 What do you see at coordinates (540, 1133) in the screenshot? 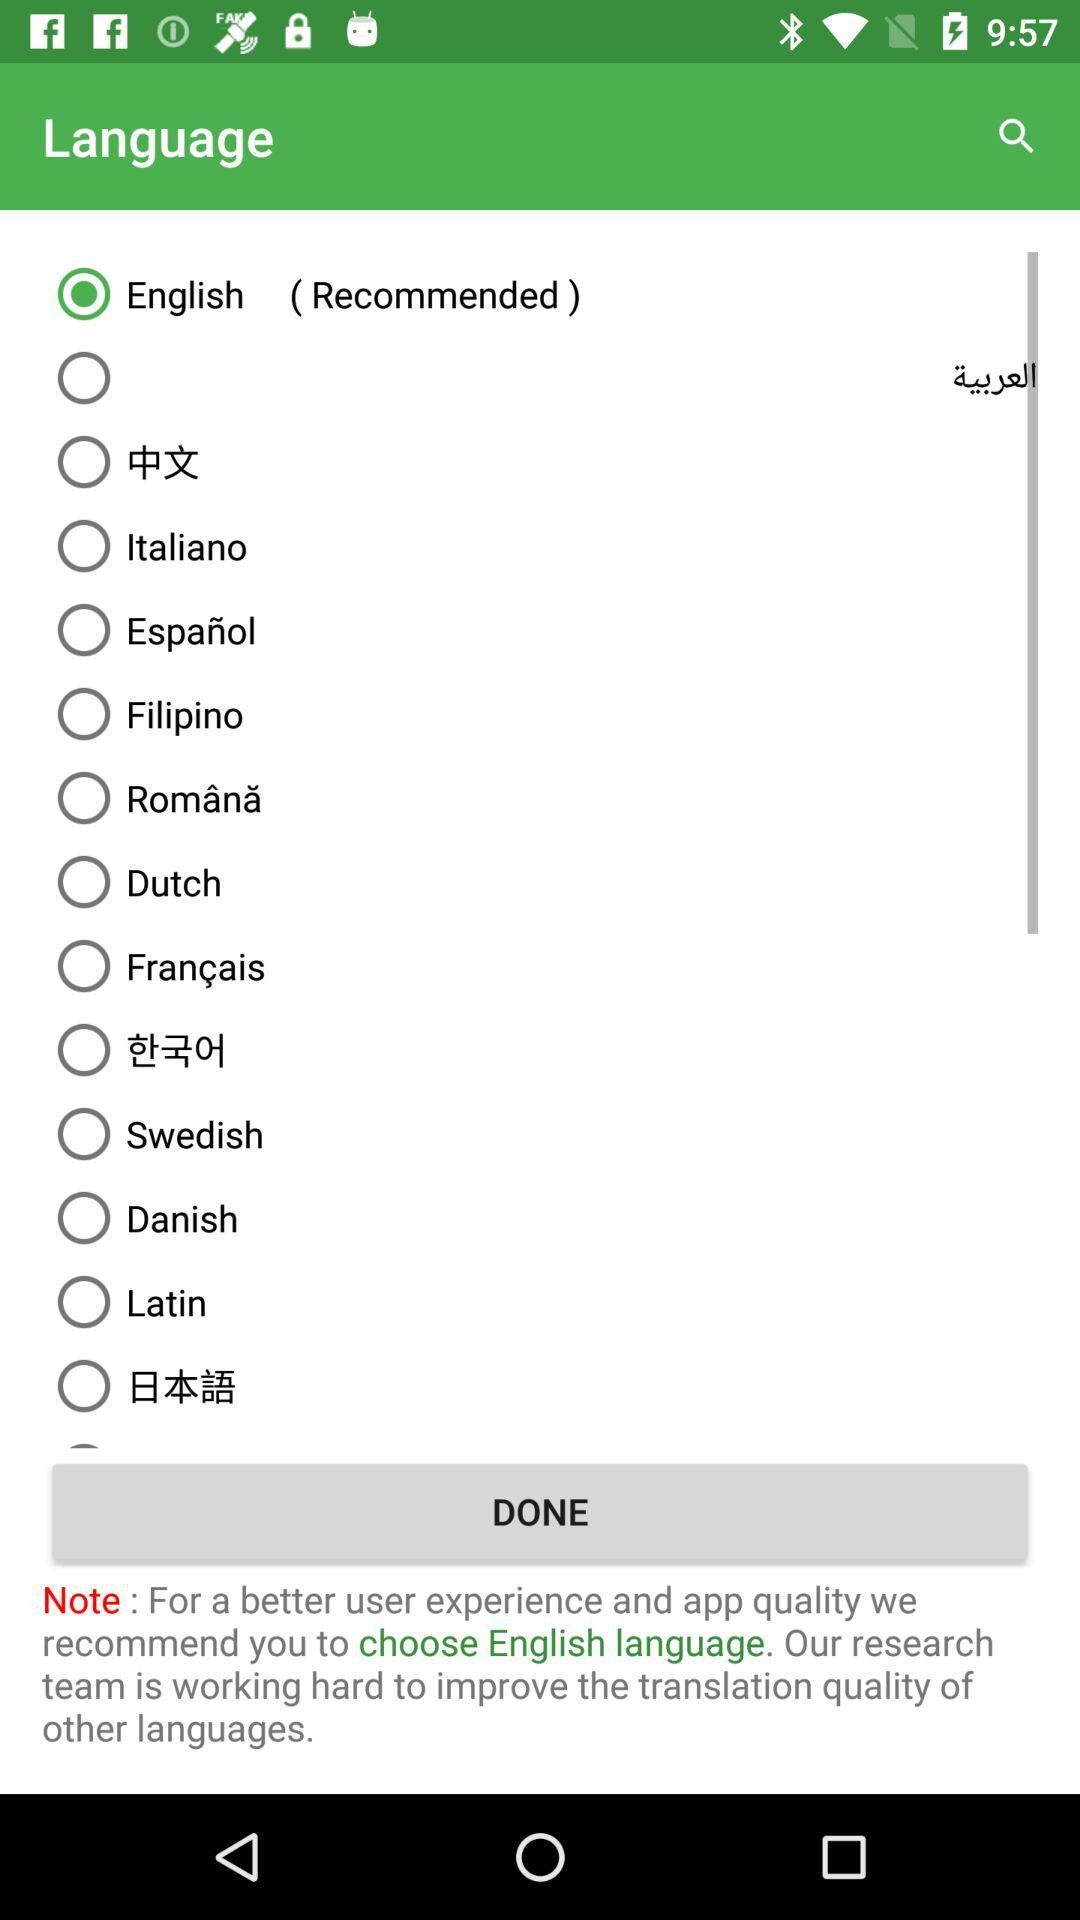
I see `the swedish icon` at bounding box center [540, 1133].